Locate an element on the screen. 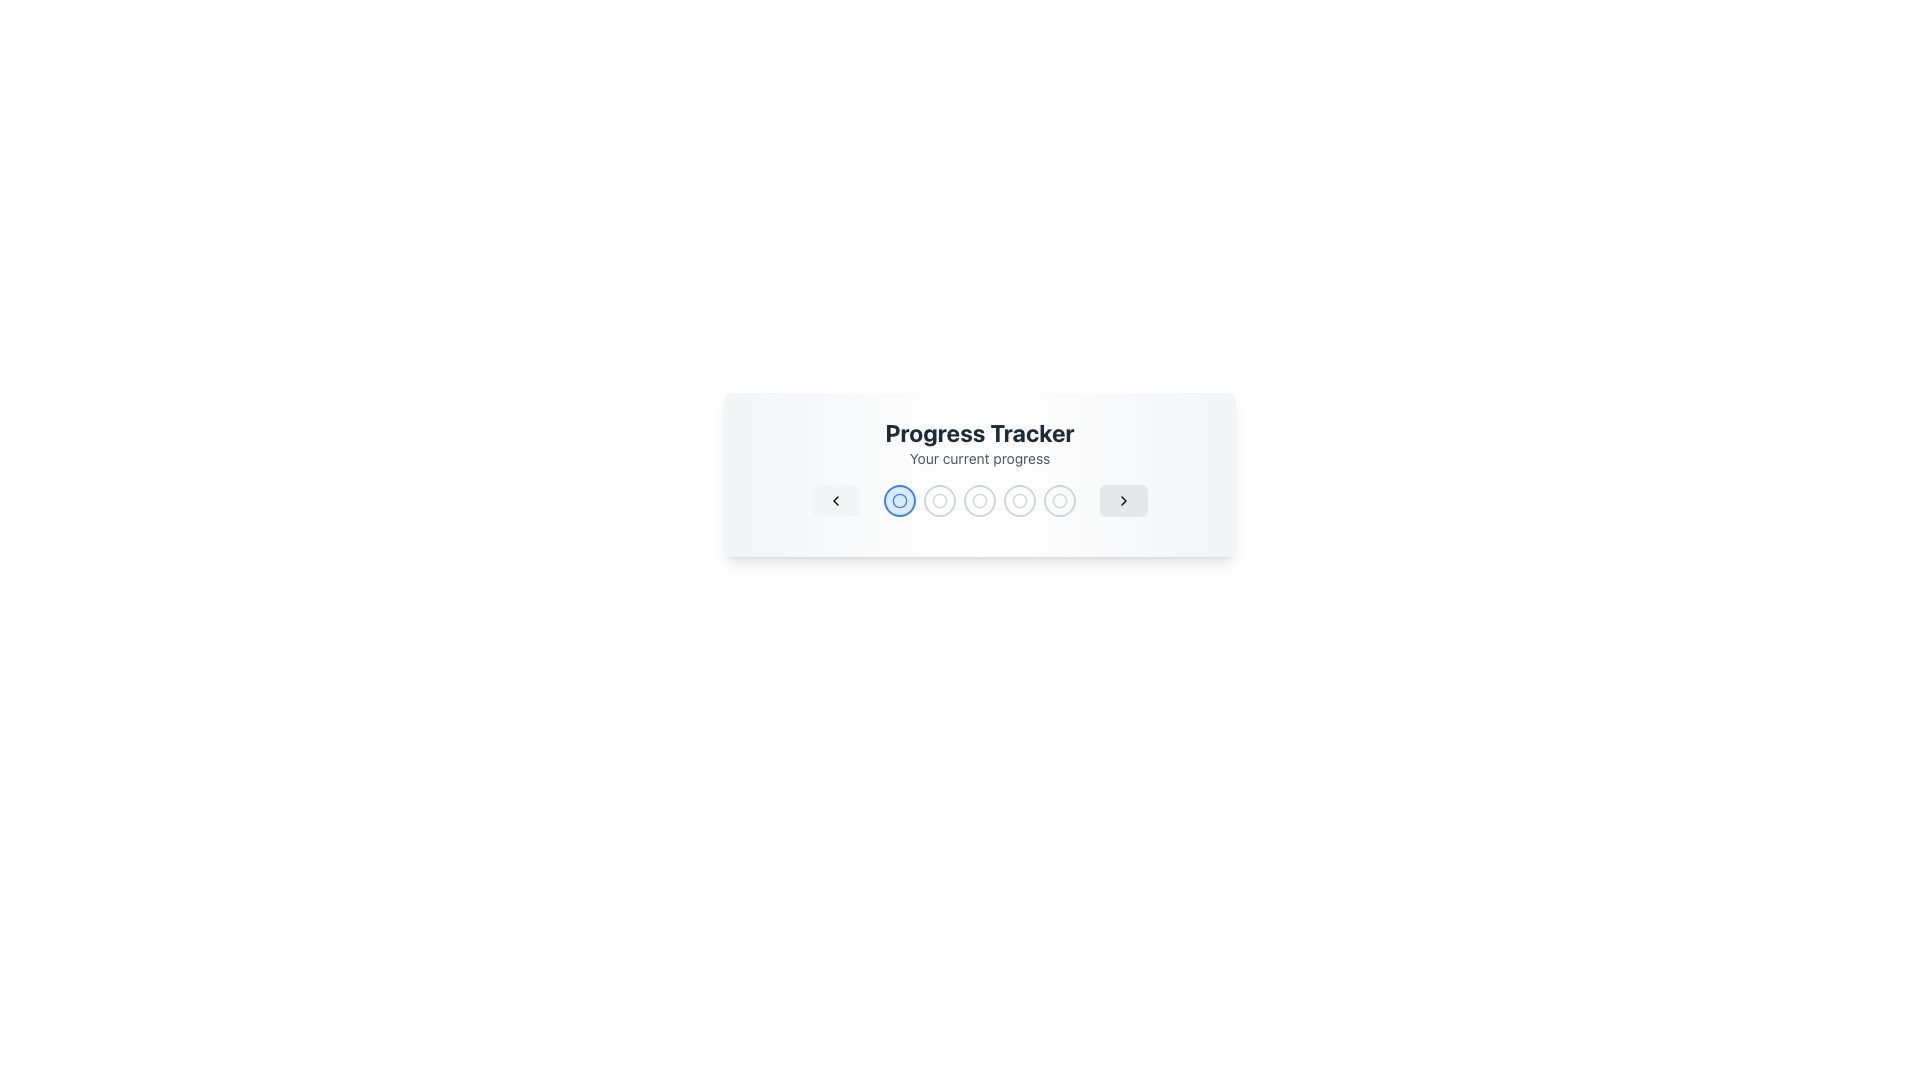 The image size is (1920, 1080). the left-facing chevron icon embedded in the button on the far-left side of the horizontal progress tracker is located at coordinates (835, 500).